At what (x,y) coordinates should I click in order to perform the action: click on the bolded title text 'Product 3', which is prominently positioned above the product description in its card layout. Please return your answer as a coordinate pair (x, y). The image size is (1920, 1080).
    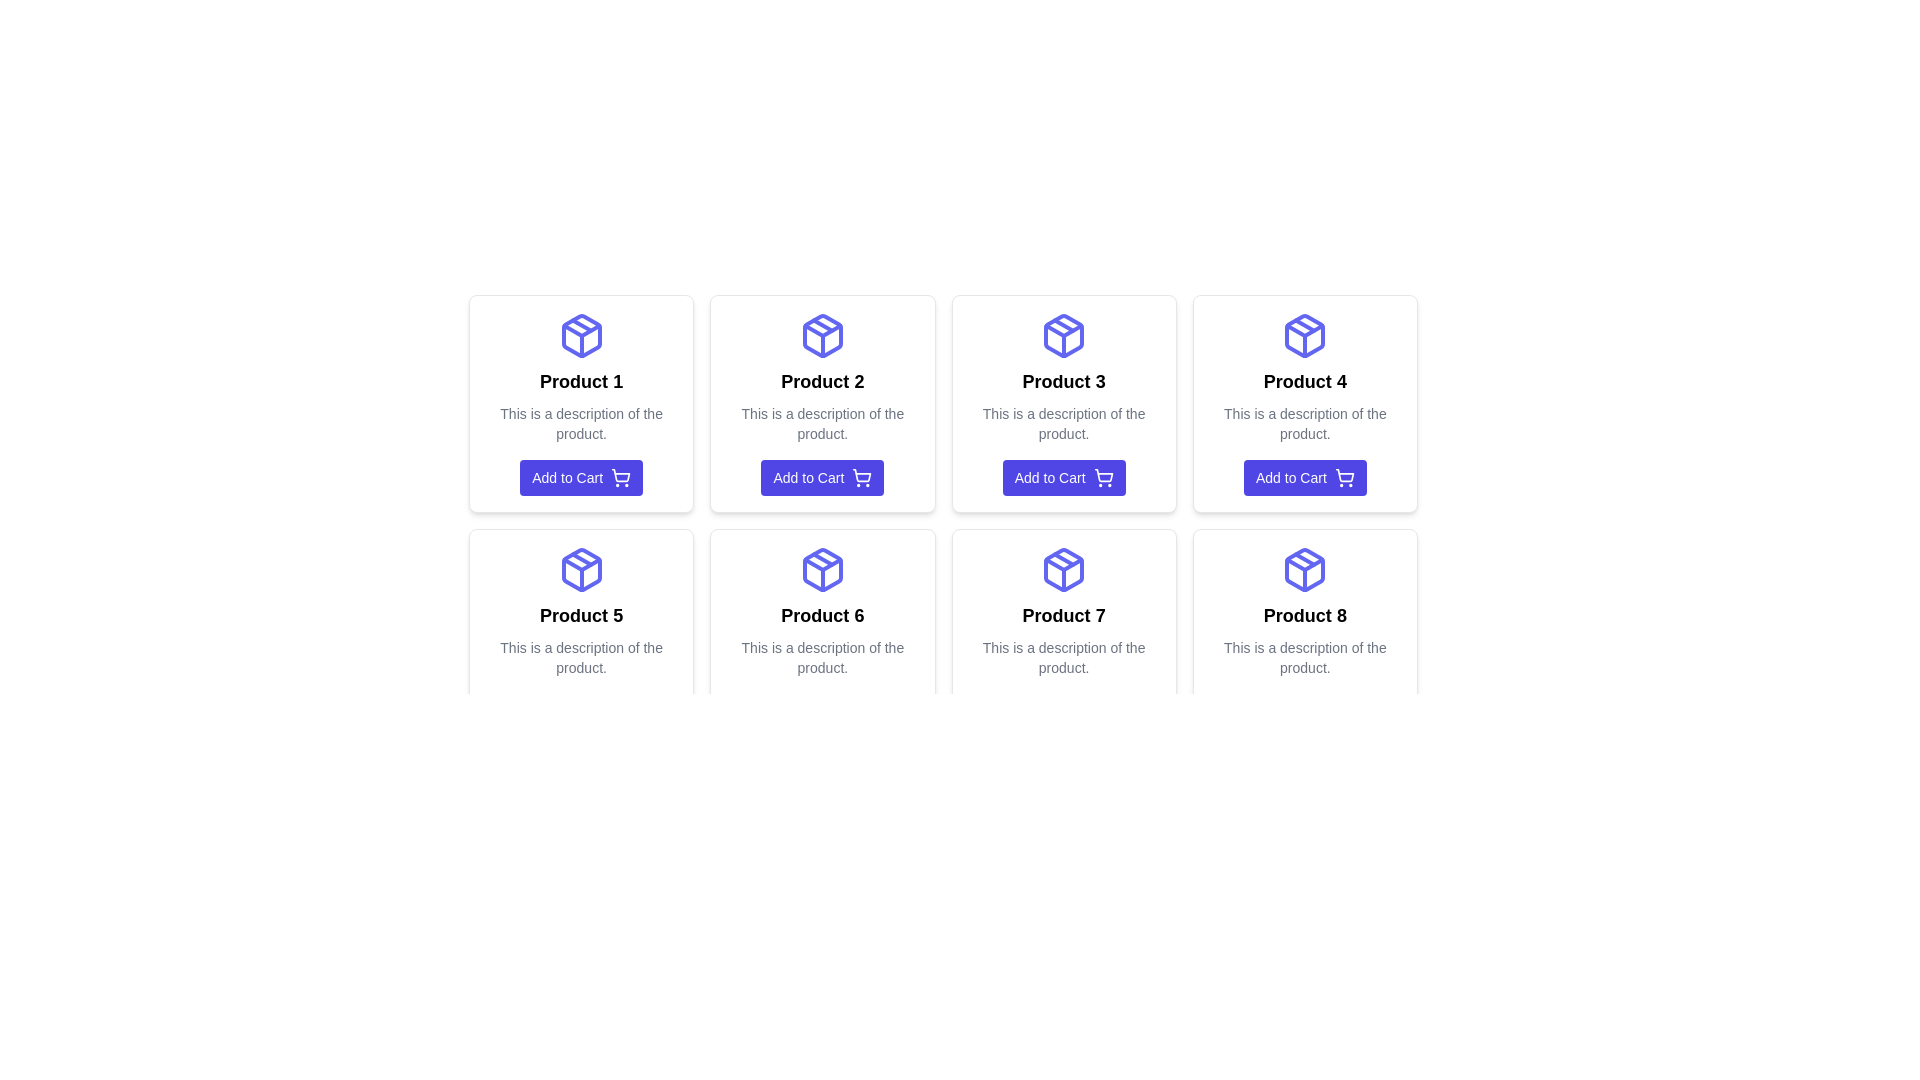
    Looking at the image, I should click on (1063, 381).